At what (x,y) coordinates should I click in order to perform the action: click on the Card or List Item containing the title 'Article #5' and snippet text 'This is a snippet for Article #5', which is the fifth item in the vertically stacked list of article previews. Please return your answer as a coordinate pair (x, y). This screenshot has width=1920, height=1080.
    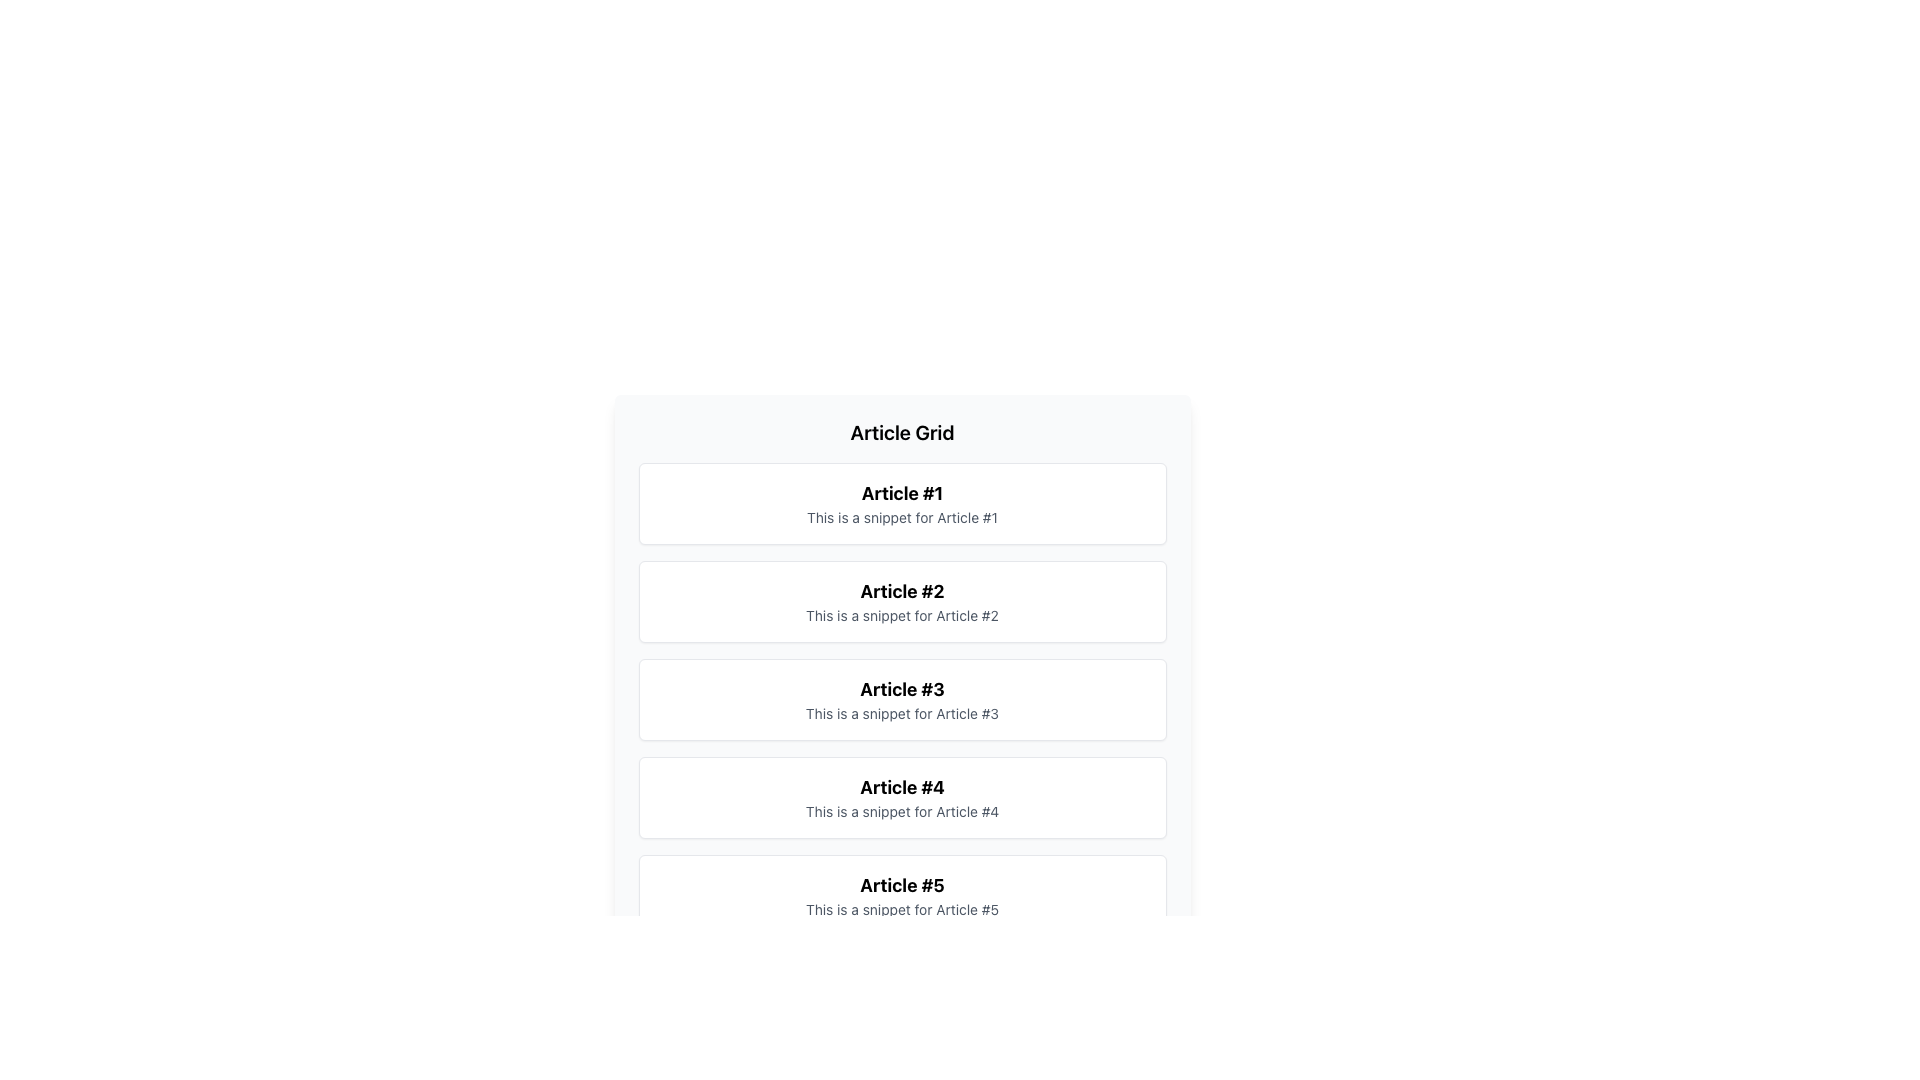
    Looking at the image, I should click on (901, 894).